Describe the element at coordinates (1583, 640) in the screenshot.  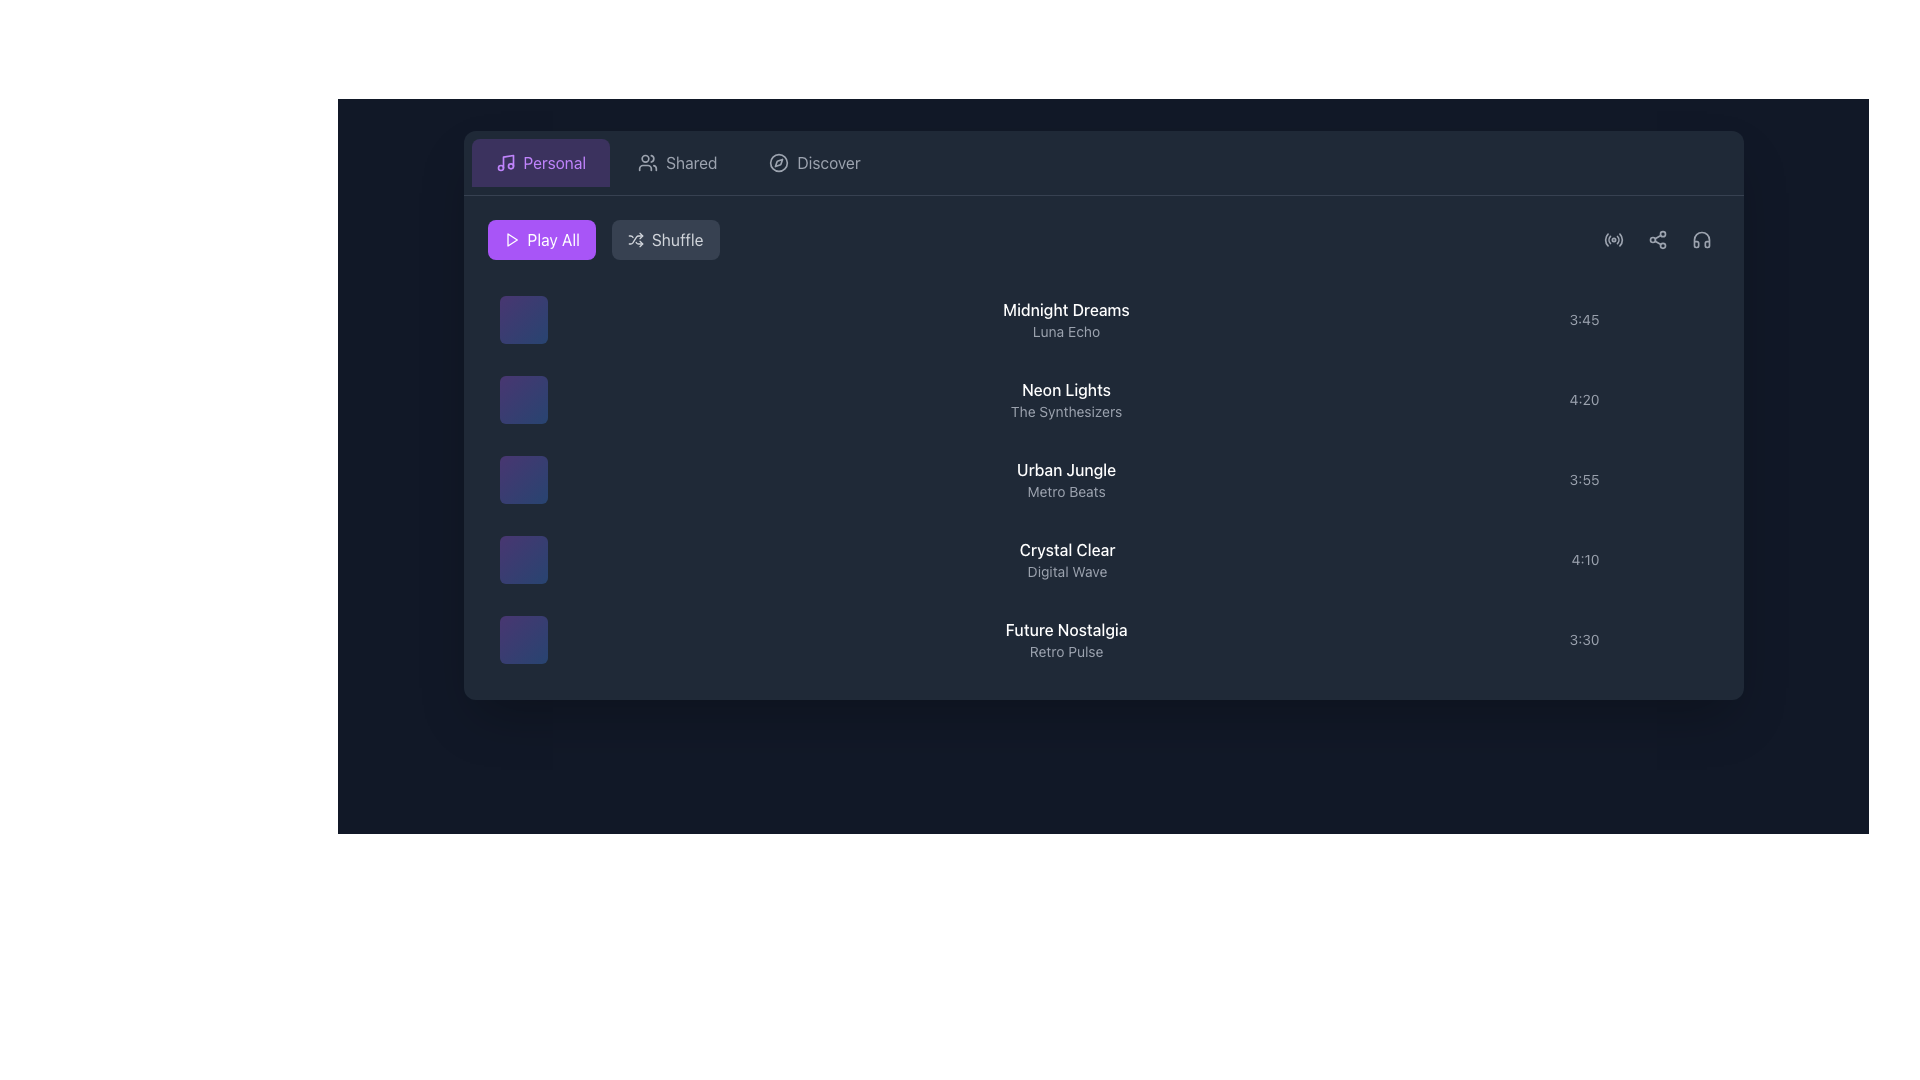
I see `the text label indicating the duration of the last visible song in the list` at that location.